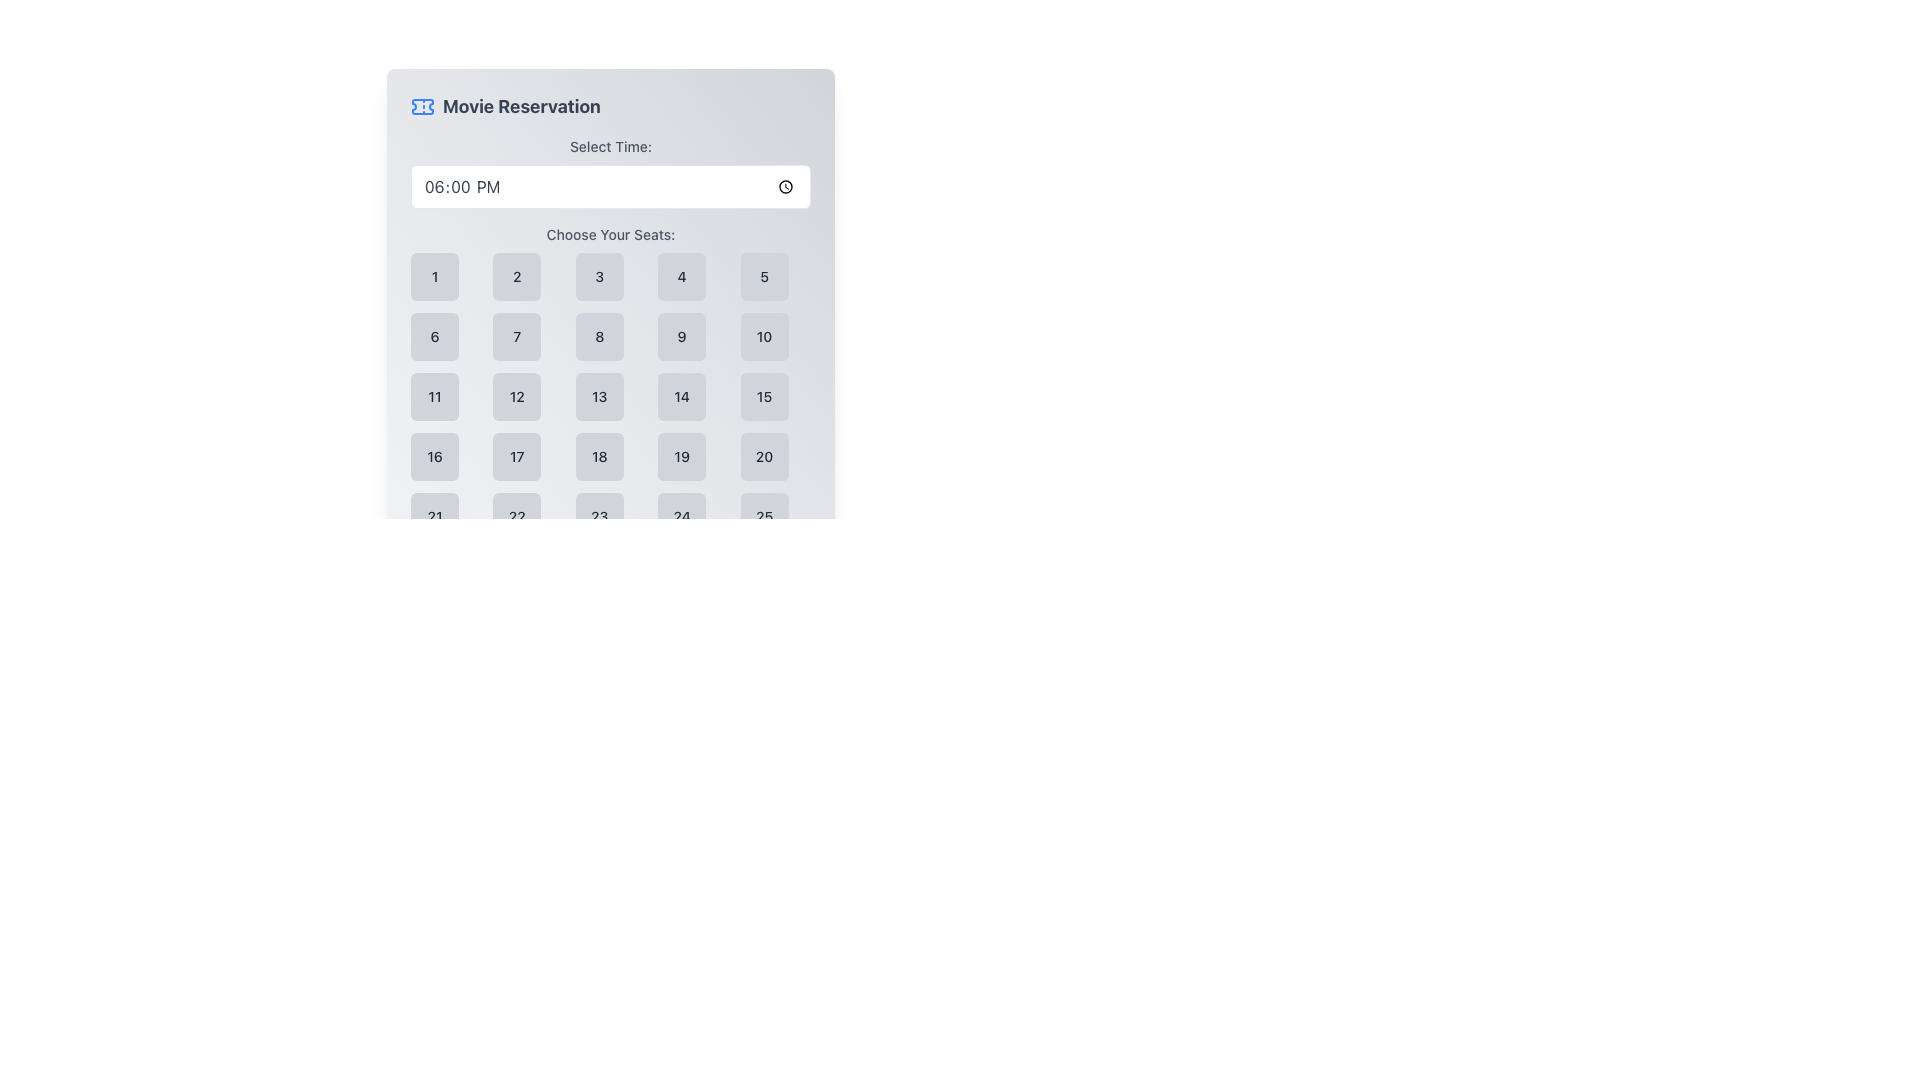 The width and height of the screenshot is (1920, 1080). Describe the element at coordinates (517, 277) in the screenshot. I see `the selectable button labeled with number '2' in the seating option grid` at that location.